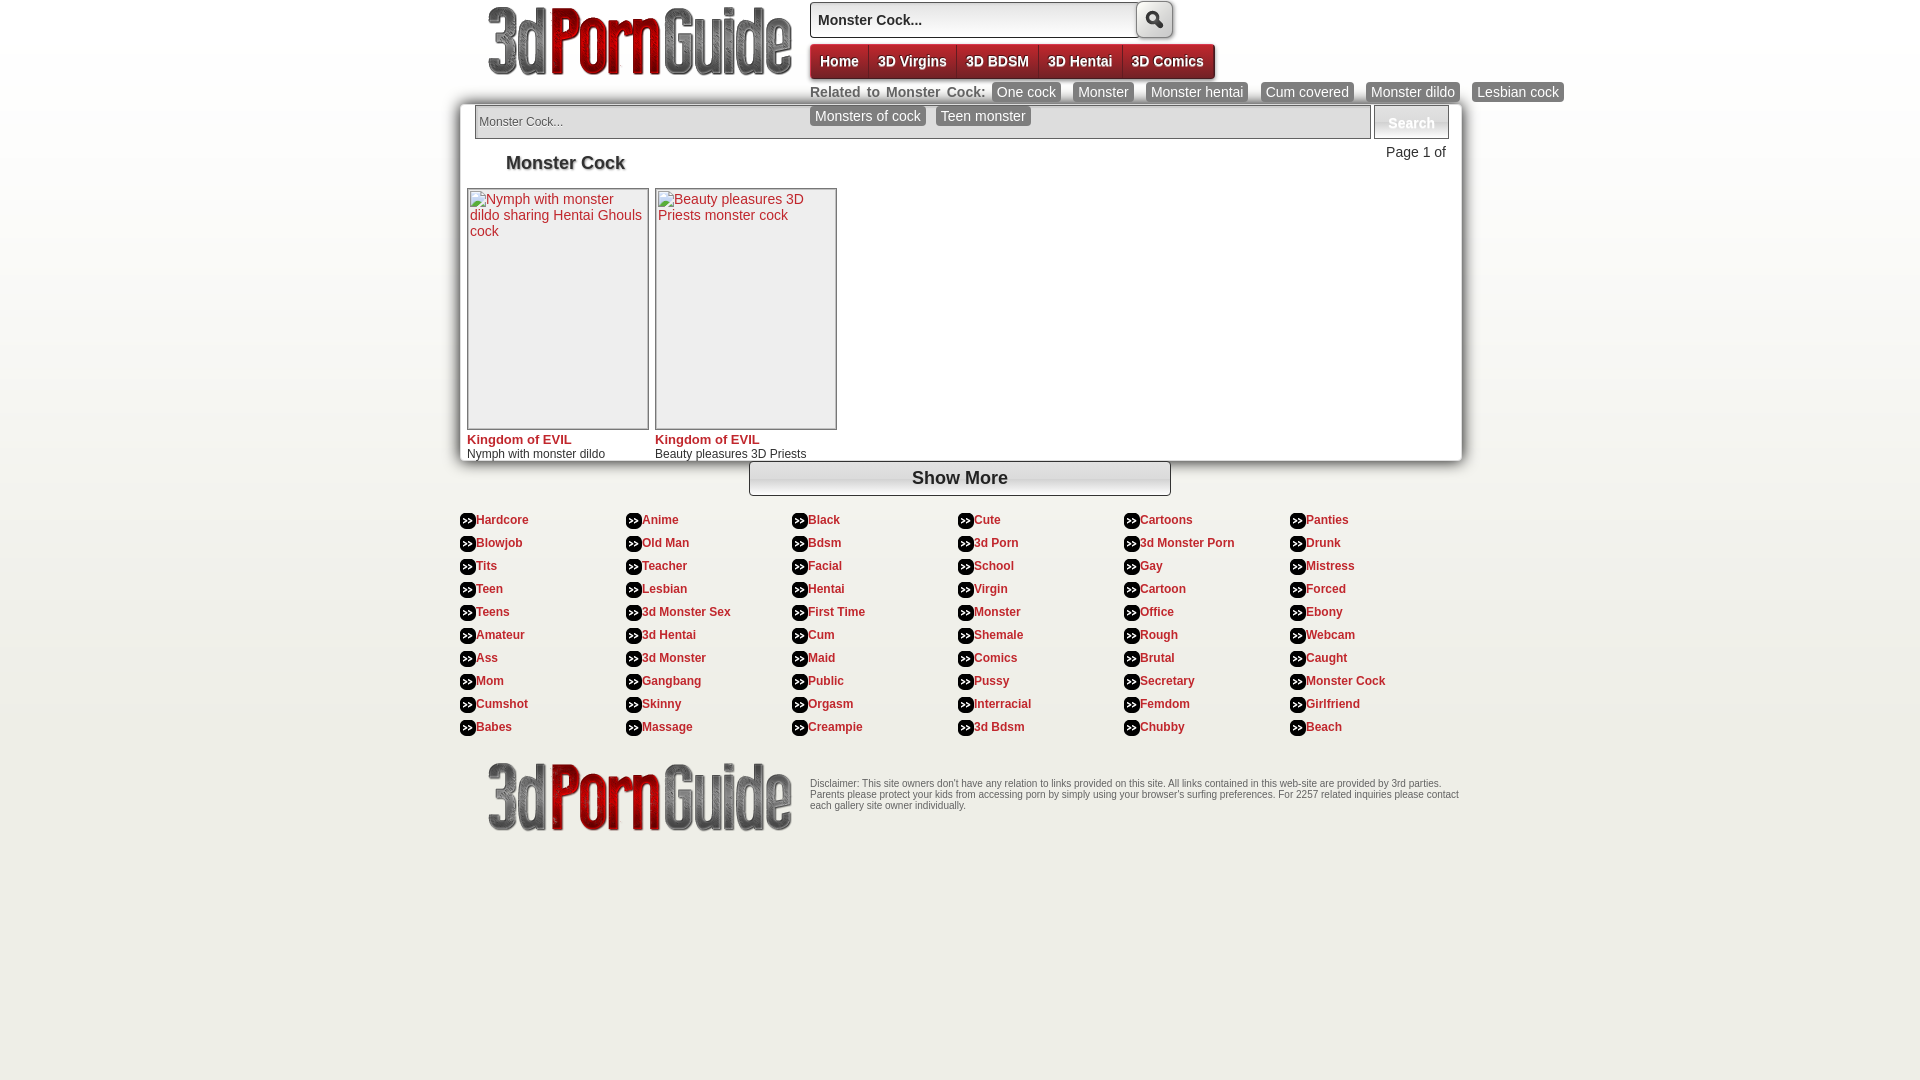  I want to click on 'Rough', so click(1158, 635).